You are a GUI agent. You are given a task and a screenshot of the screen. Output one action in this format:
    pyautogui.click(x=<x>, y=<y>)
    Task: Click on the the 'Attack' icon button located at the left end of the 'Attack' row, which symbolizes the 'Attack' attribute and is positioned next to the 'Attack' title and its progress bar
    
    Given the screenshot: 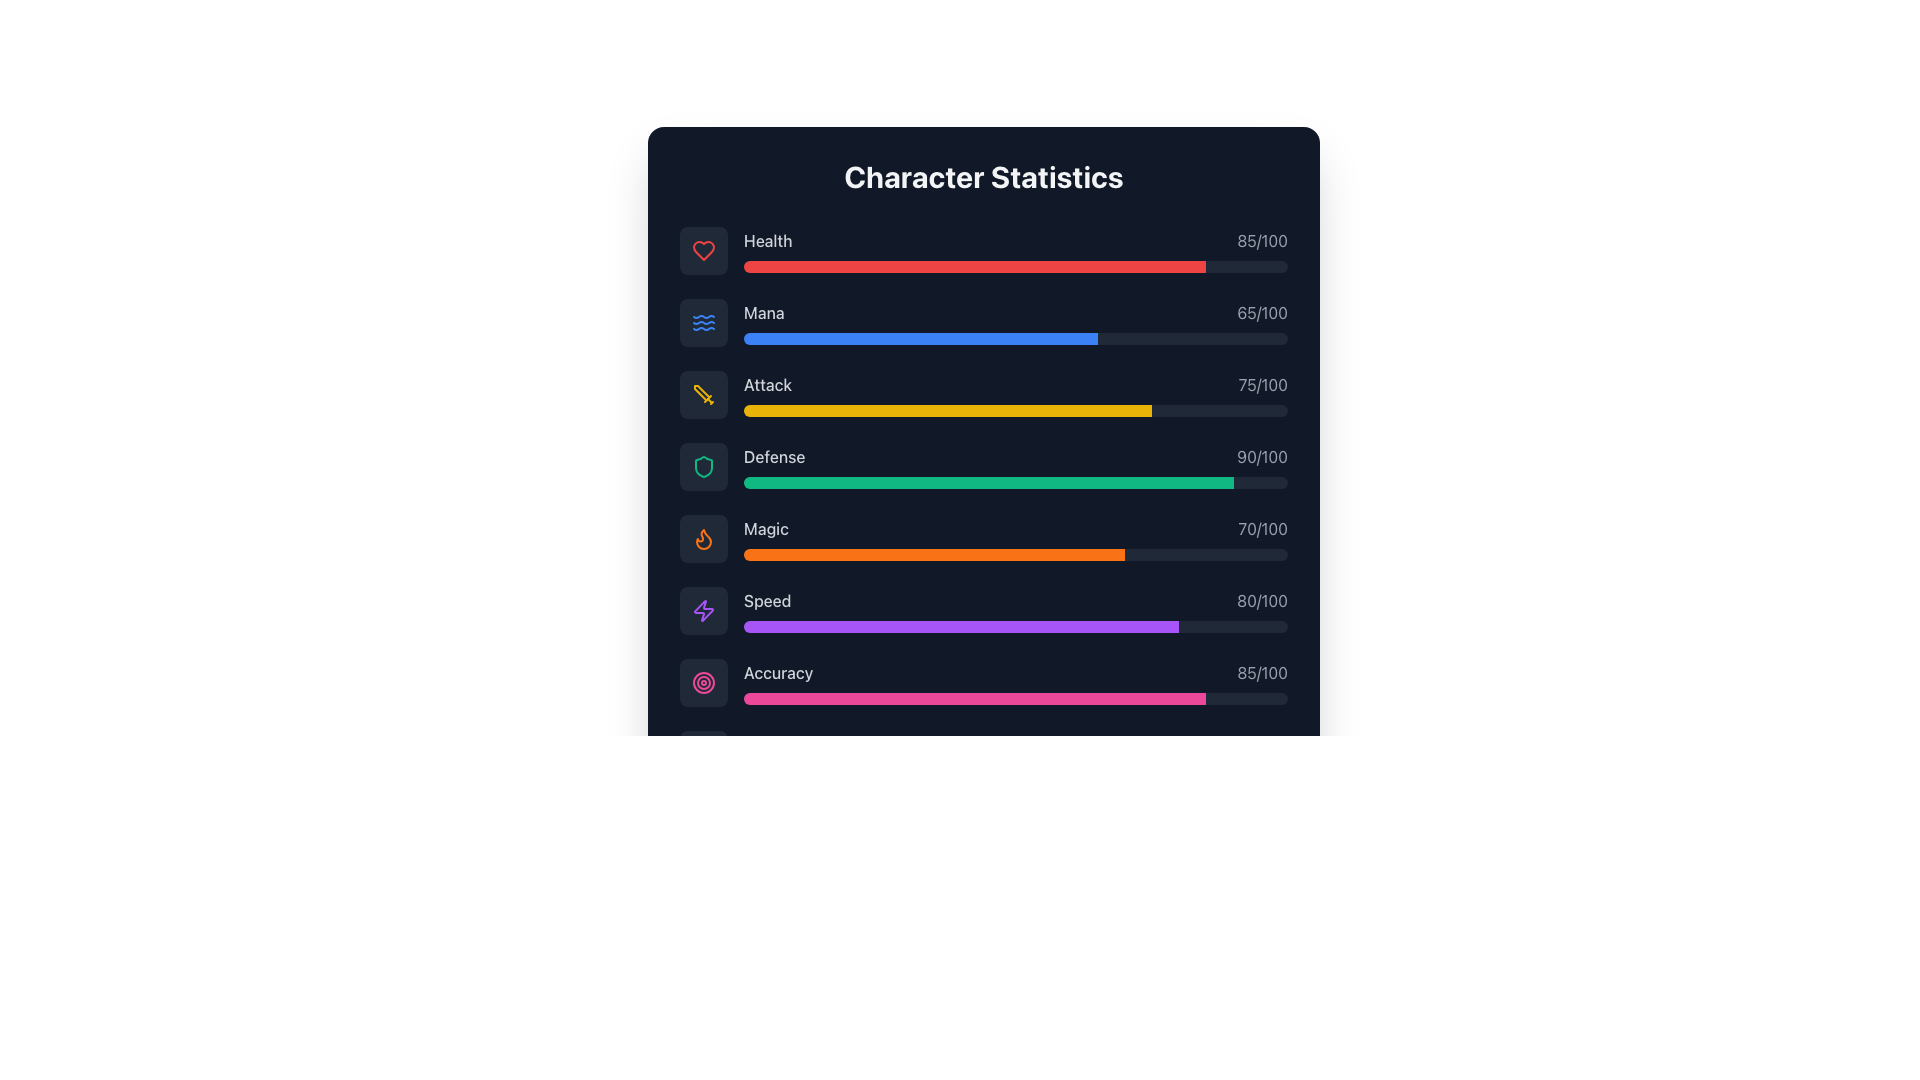 What is the action you would take?
    pyautogui.click(x=704, y=394)
    